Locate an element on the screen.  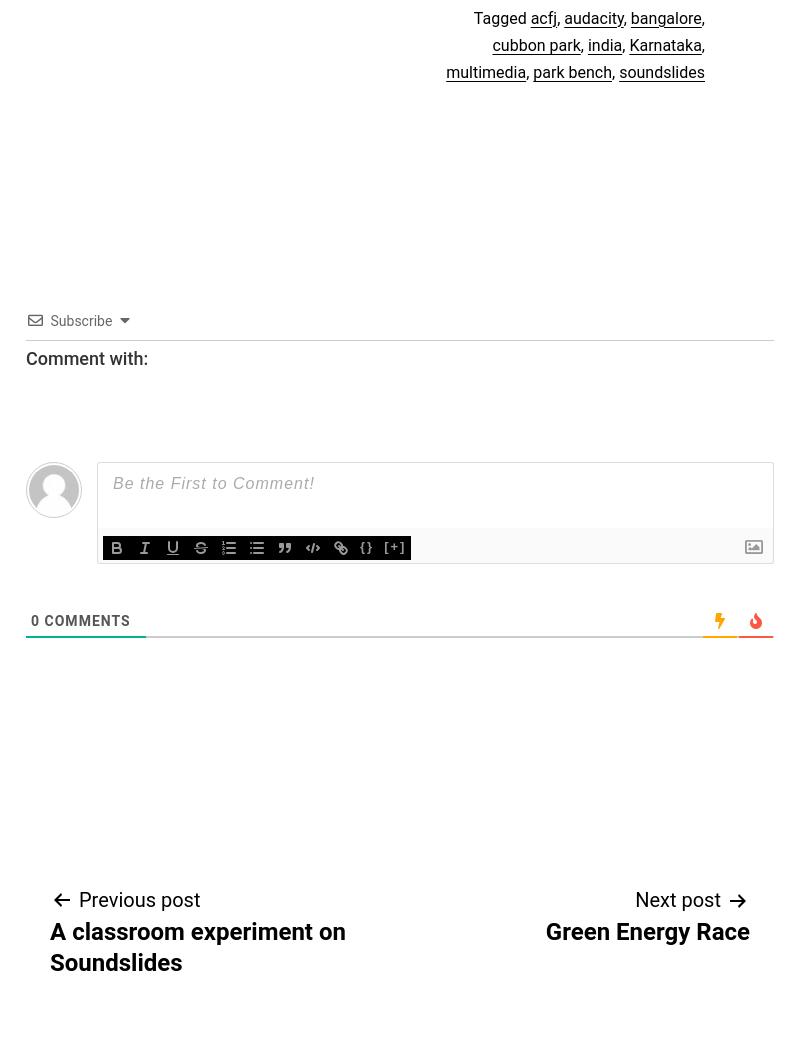
'Comment with:' is located at coordinates (86, 357).